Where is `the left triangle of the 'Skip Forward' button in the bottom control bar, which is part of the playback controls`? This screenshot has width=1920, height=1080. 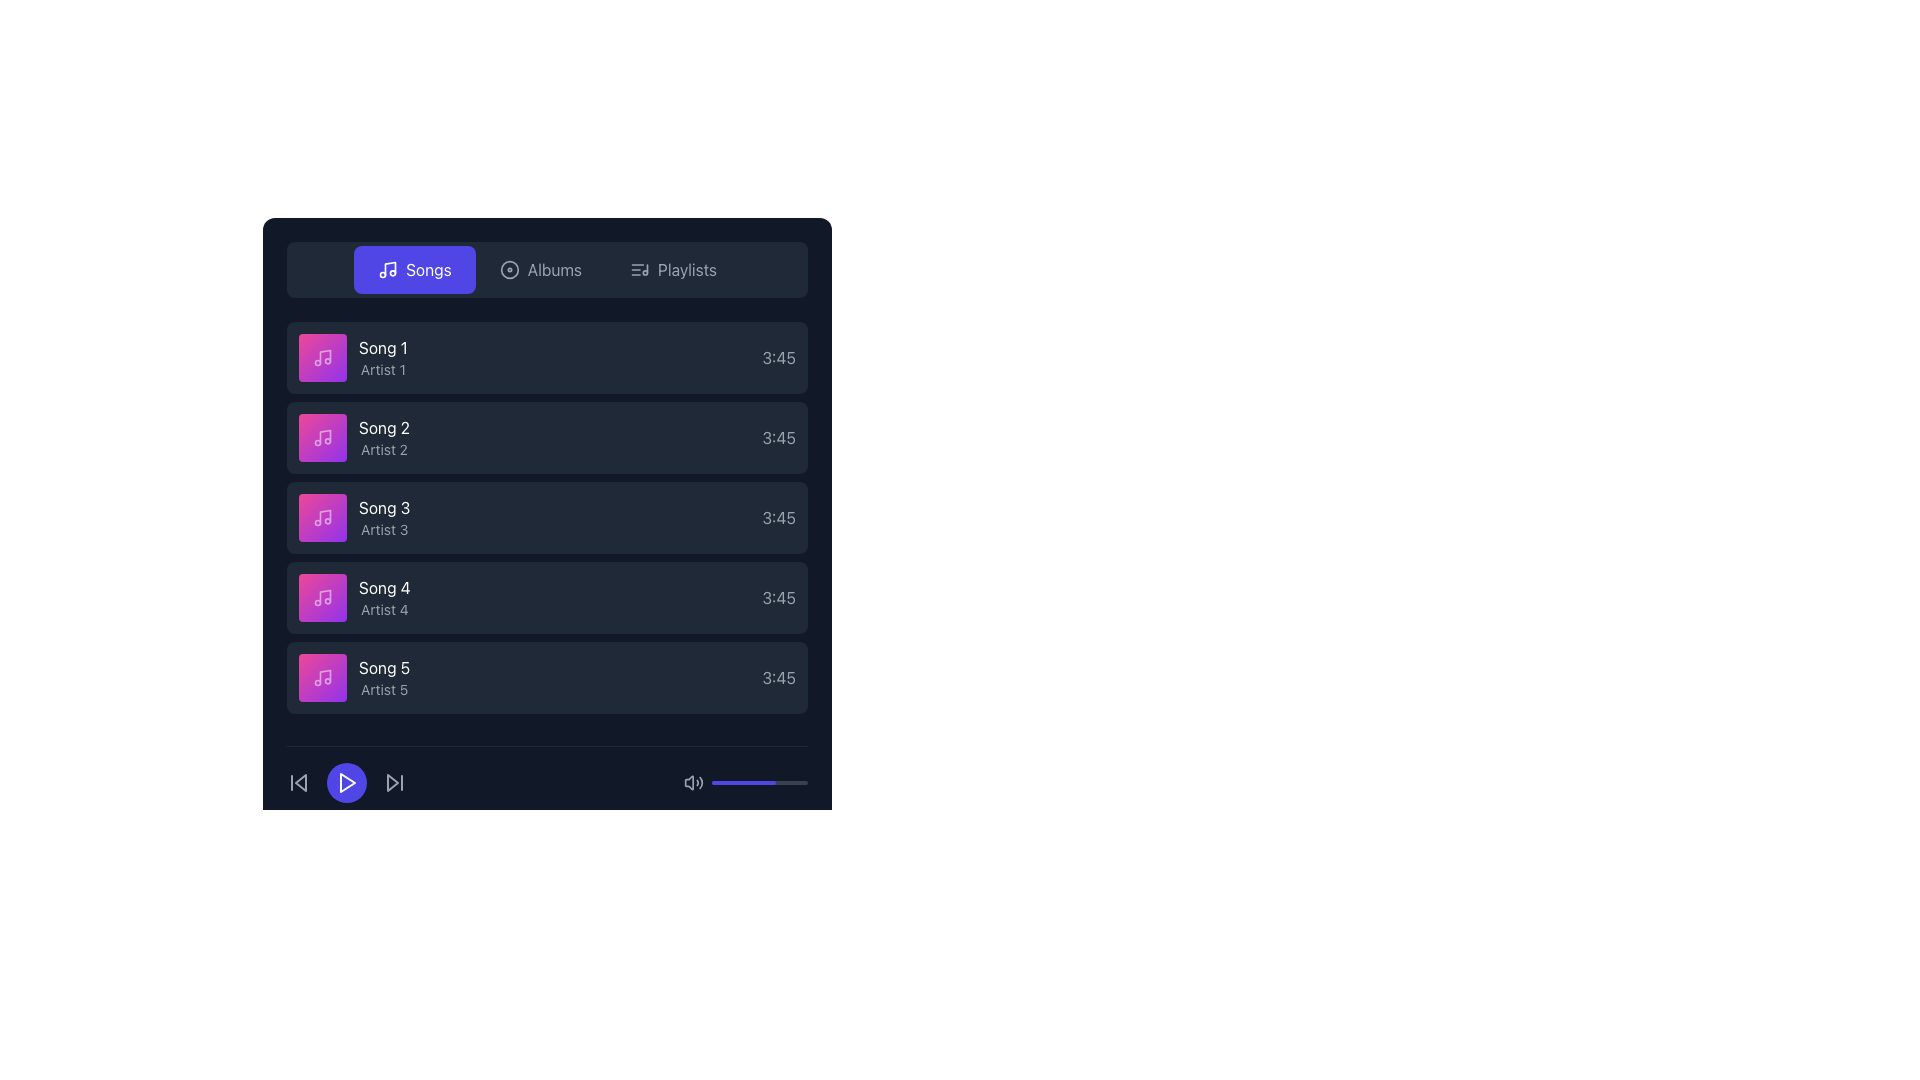 the left triangle of the 'Skip Forward' button in the bottom control bar, which is part of the playback controls is located at coordinates (393, 782).